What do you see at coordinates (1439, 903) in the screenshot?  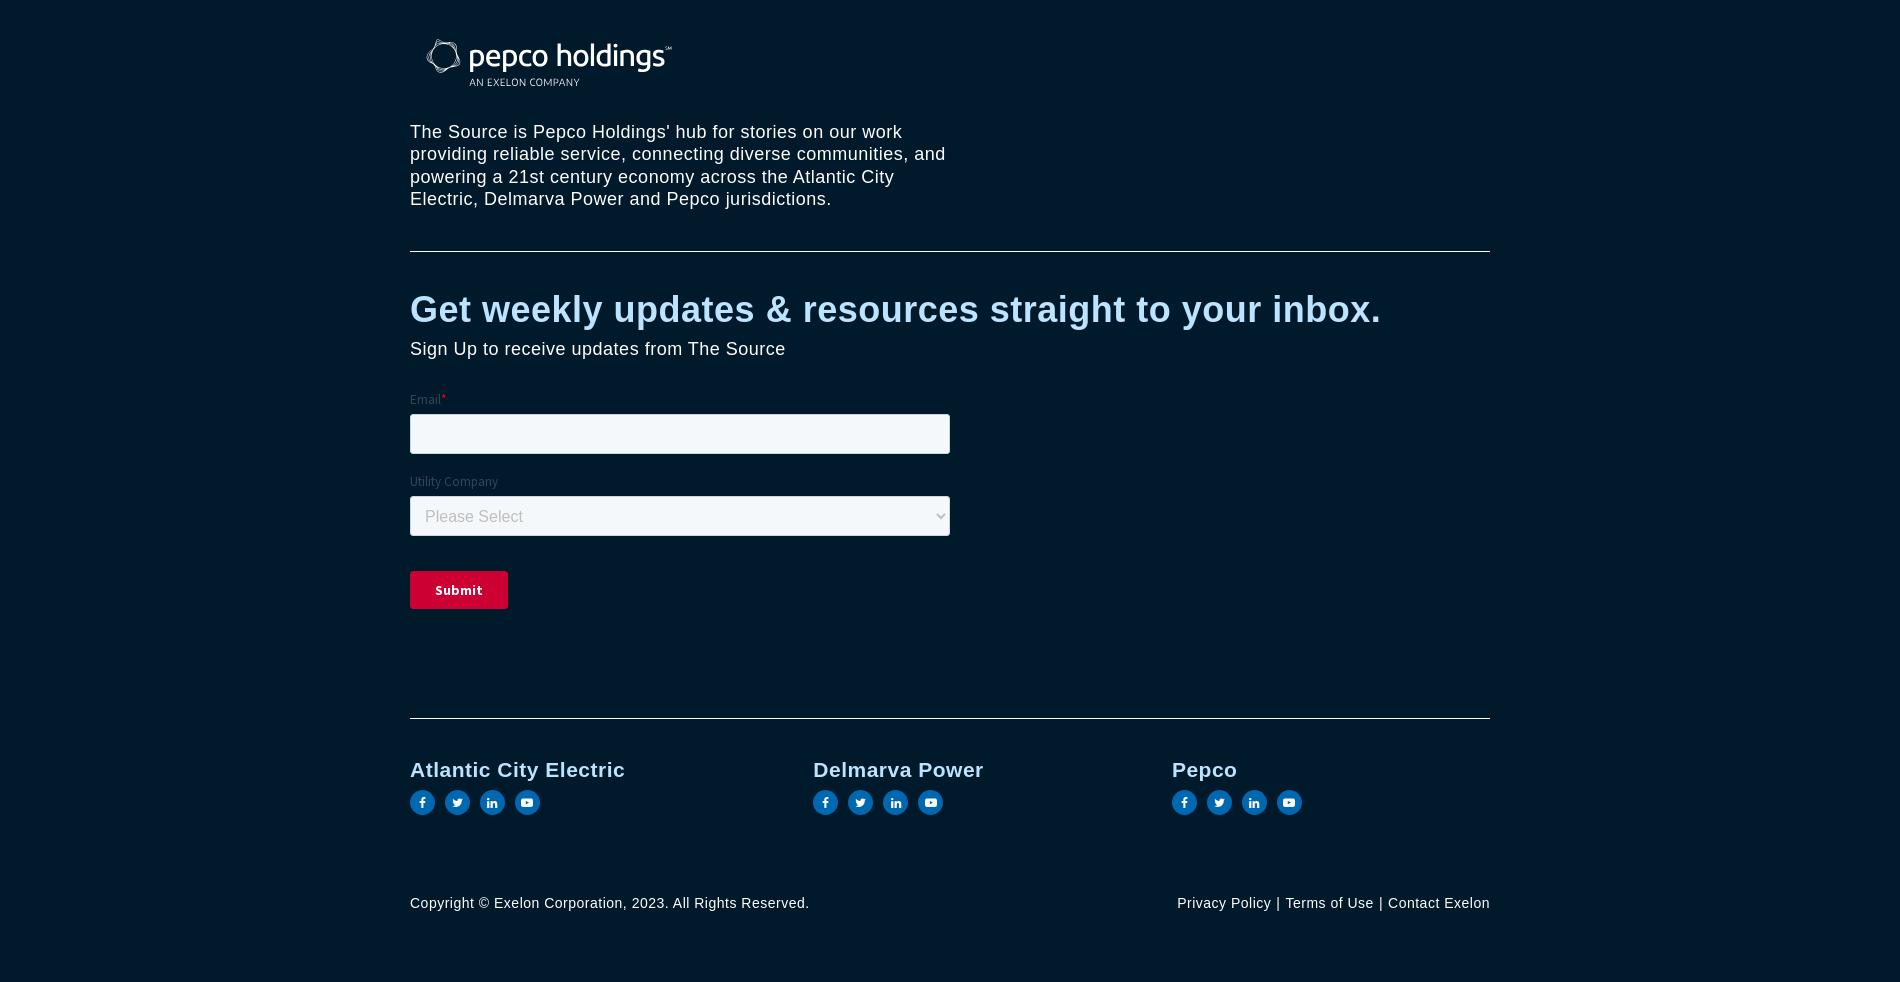 I see `'Contact Exelon'` at bounding box center [1439, 903].